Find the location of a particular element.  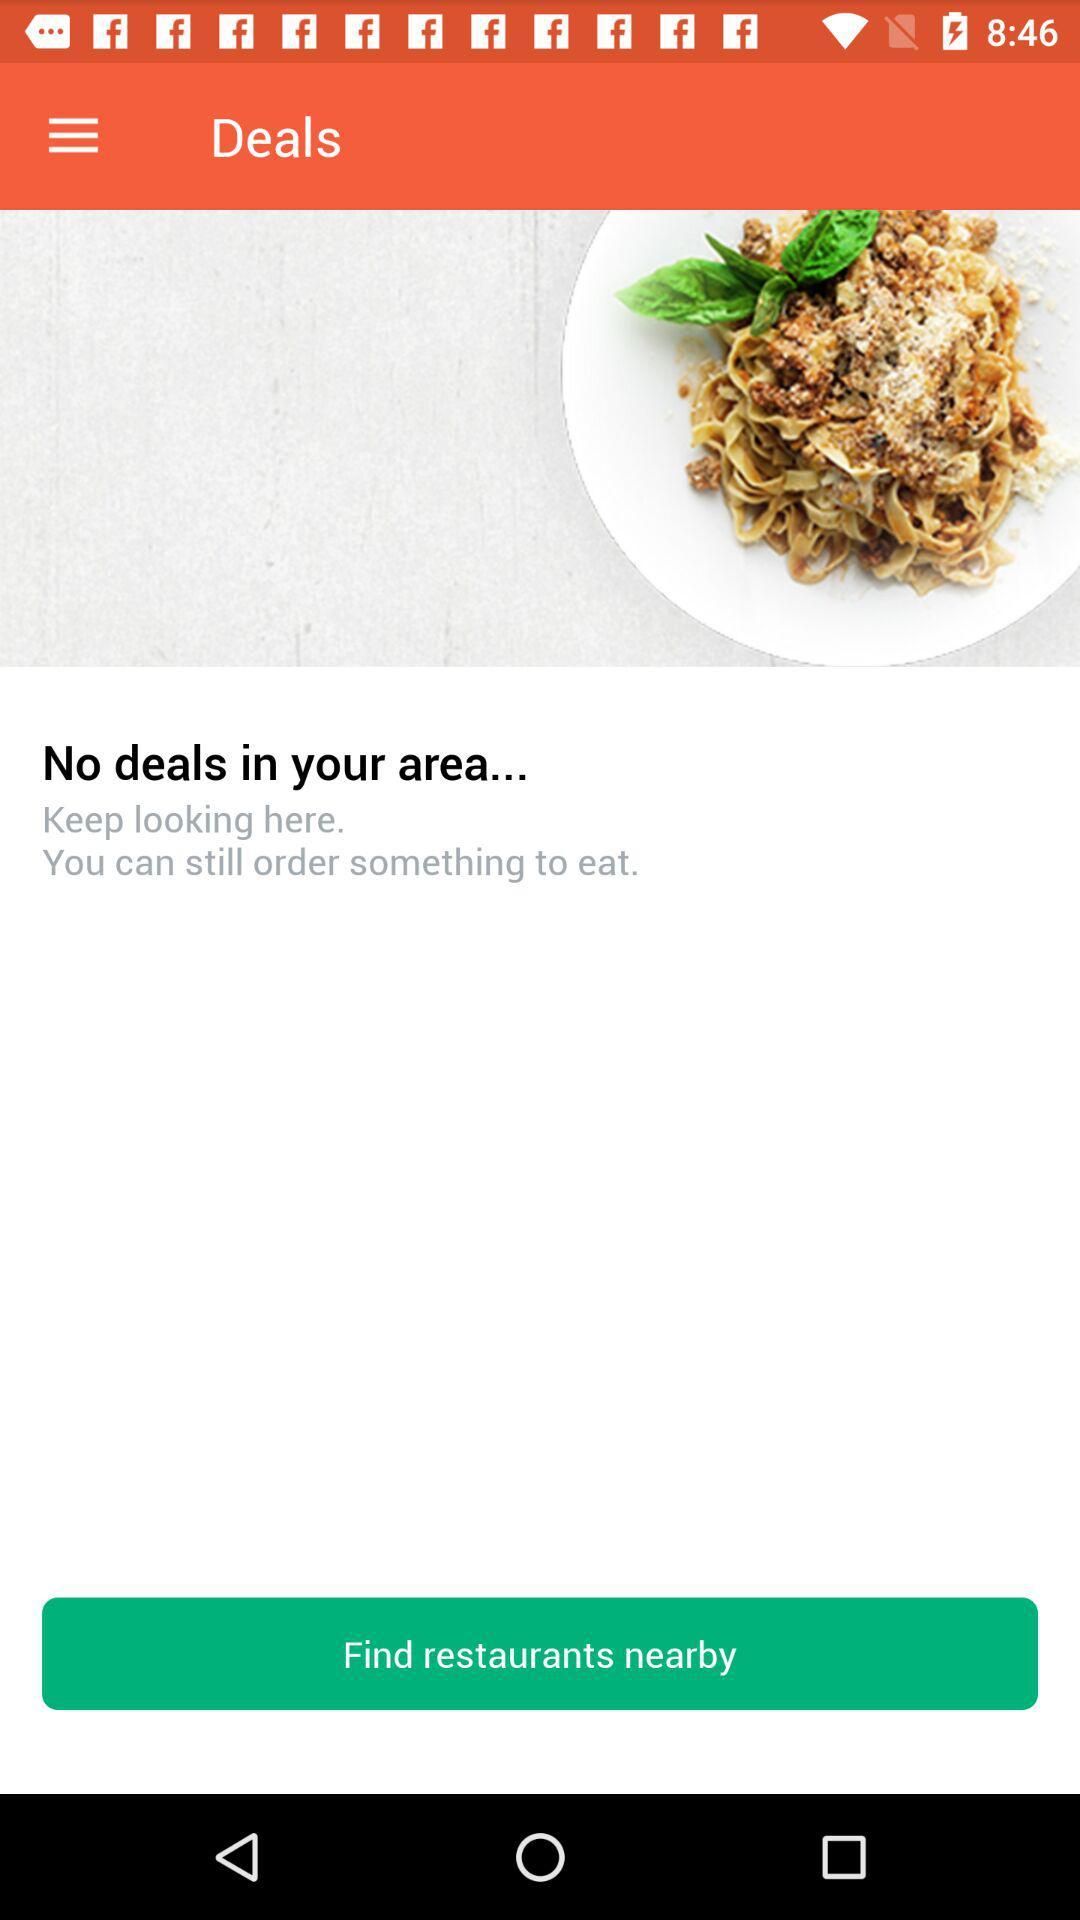

icon at the top left corner is located at coordinates (72, 135).